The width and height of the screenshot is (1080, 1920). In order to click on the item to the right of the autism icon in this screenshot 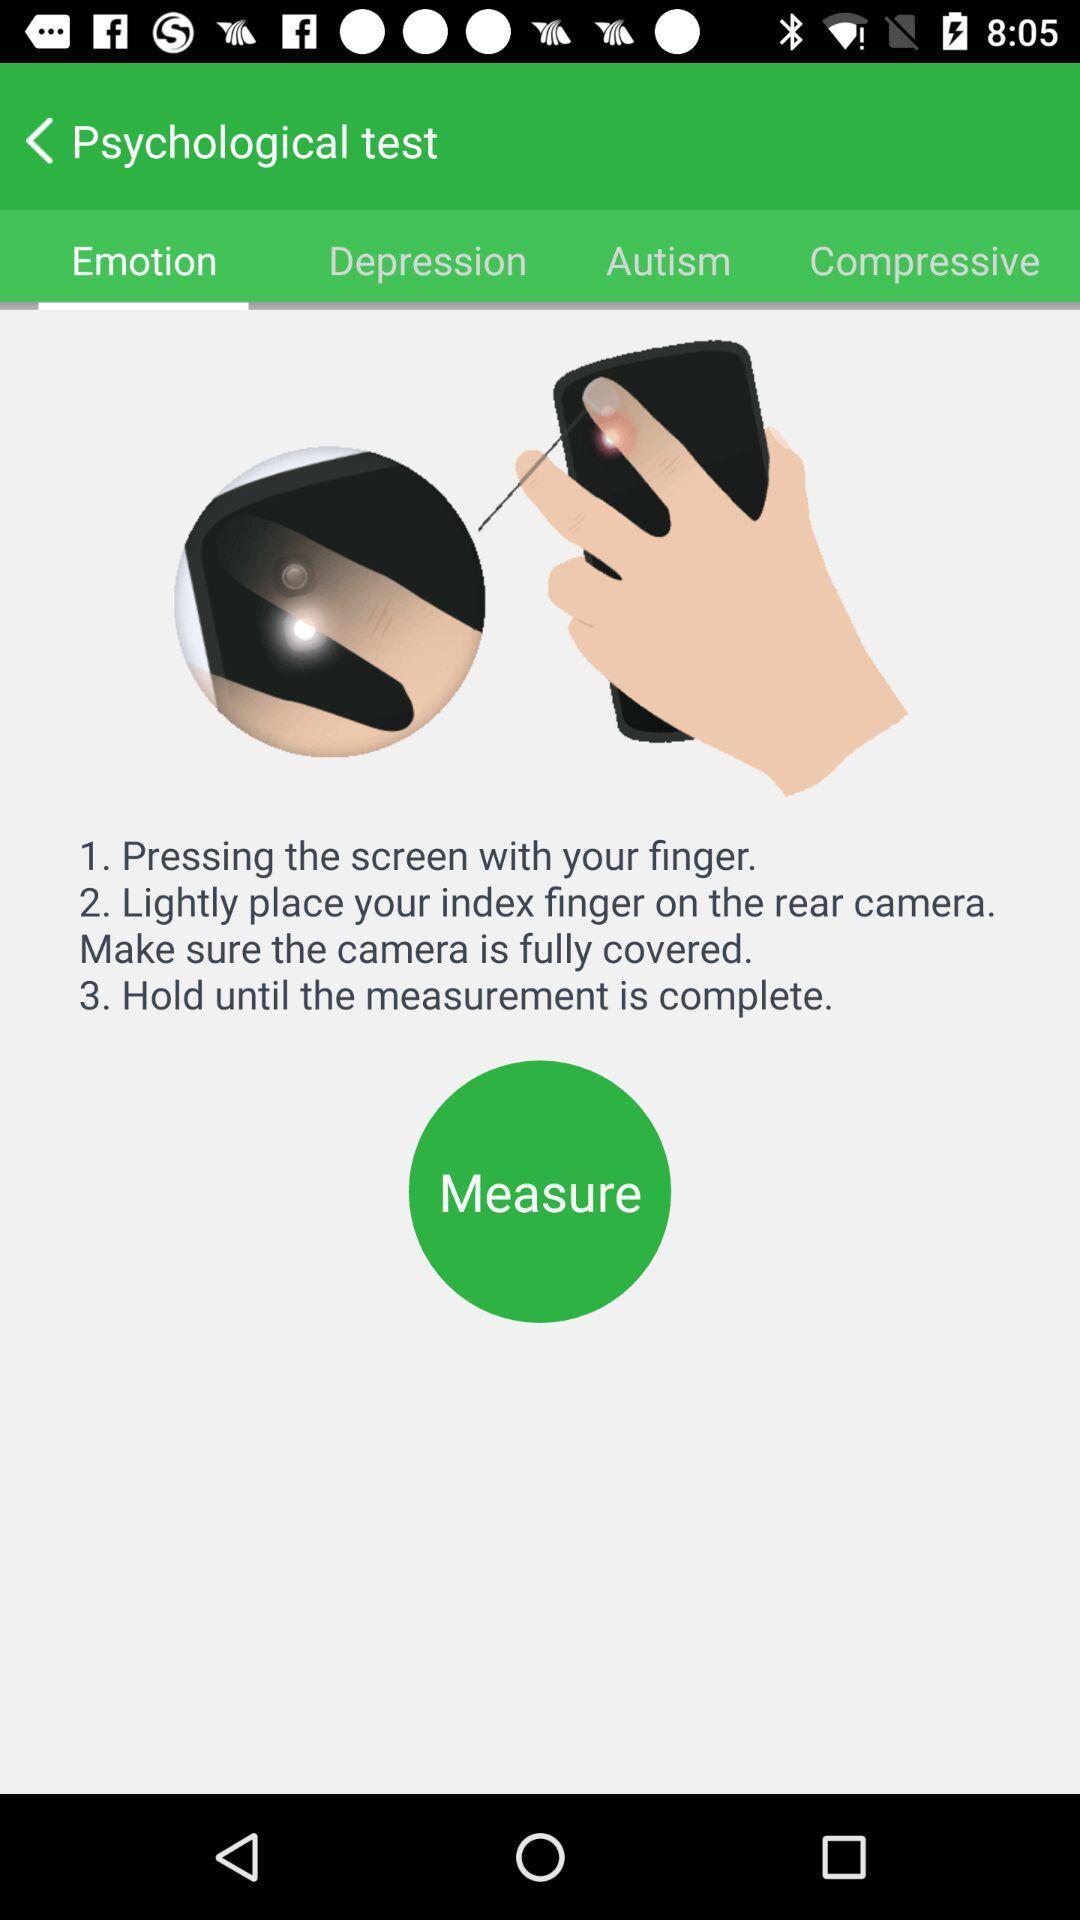, I will do `click(925, 258)`.